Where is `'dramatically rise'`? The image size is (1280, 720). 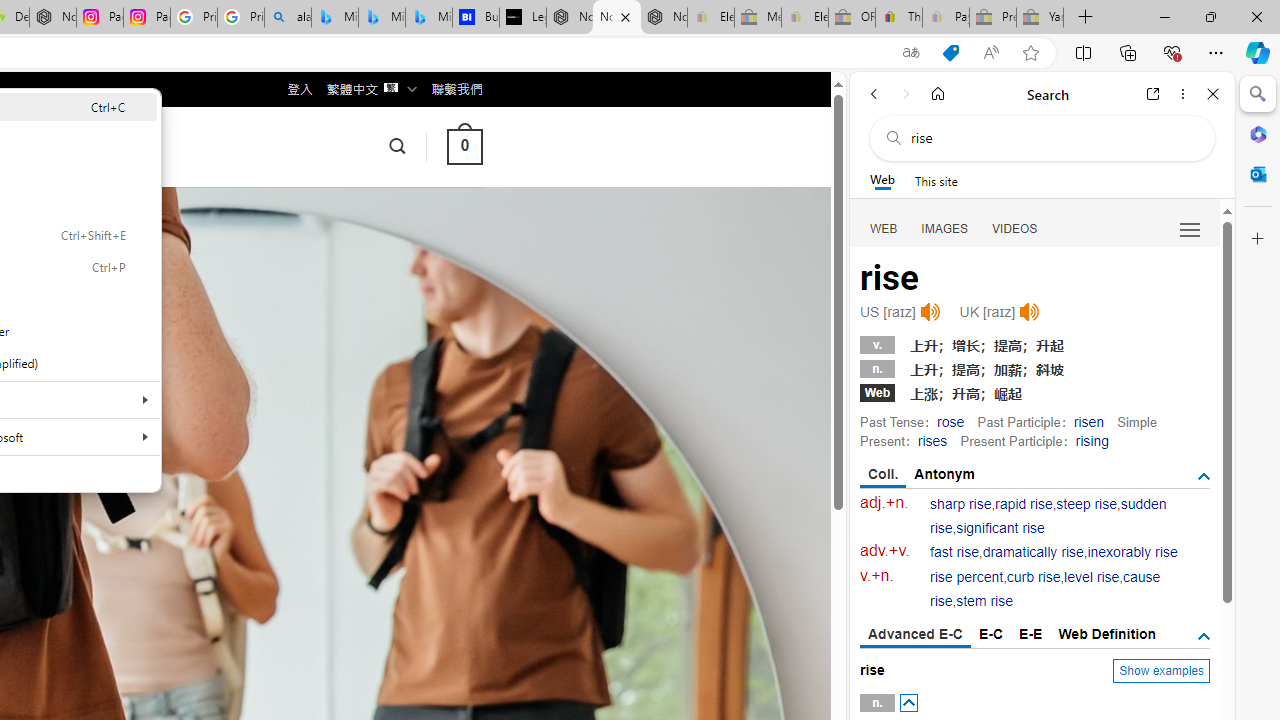
'dramatically rise' is located at coordinates (1032, 552).